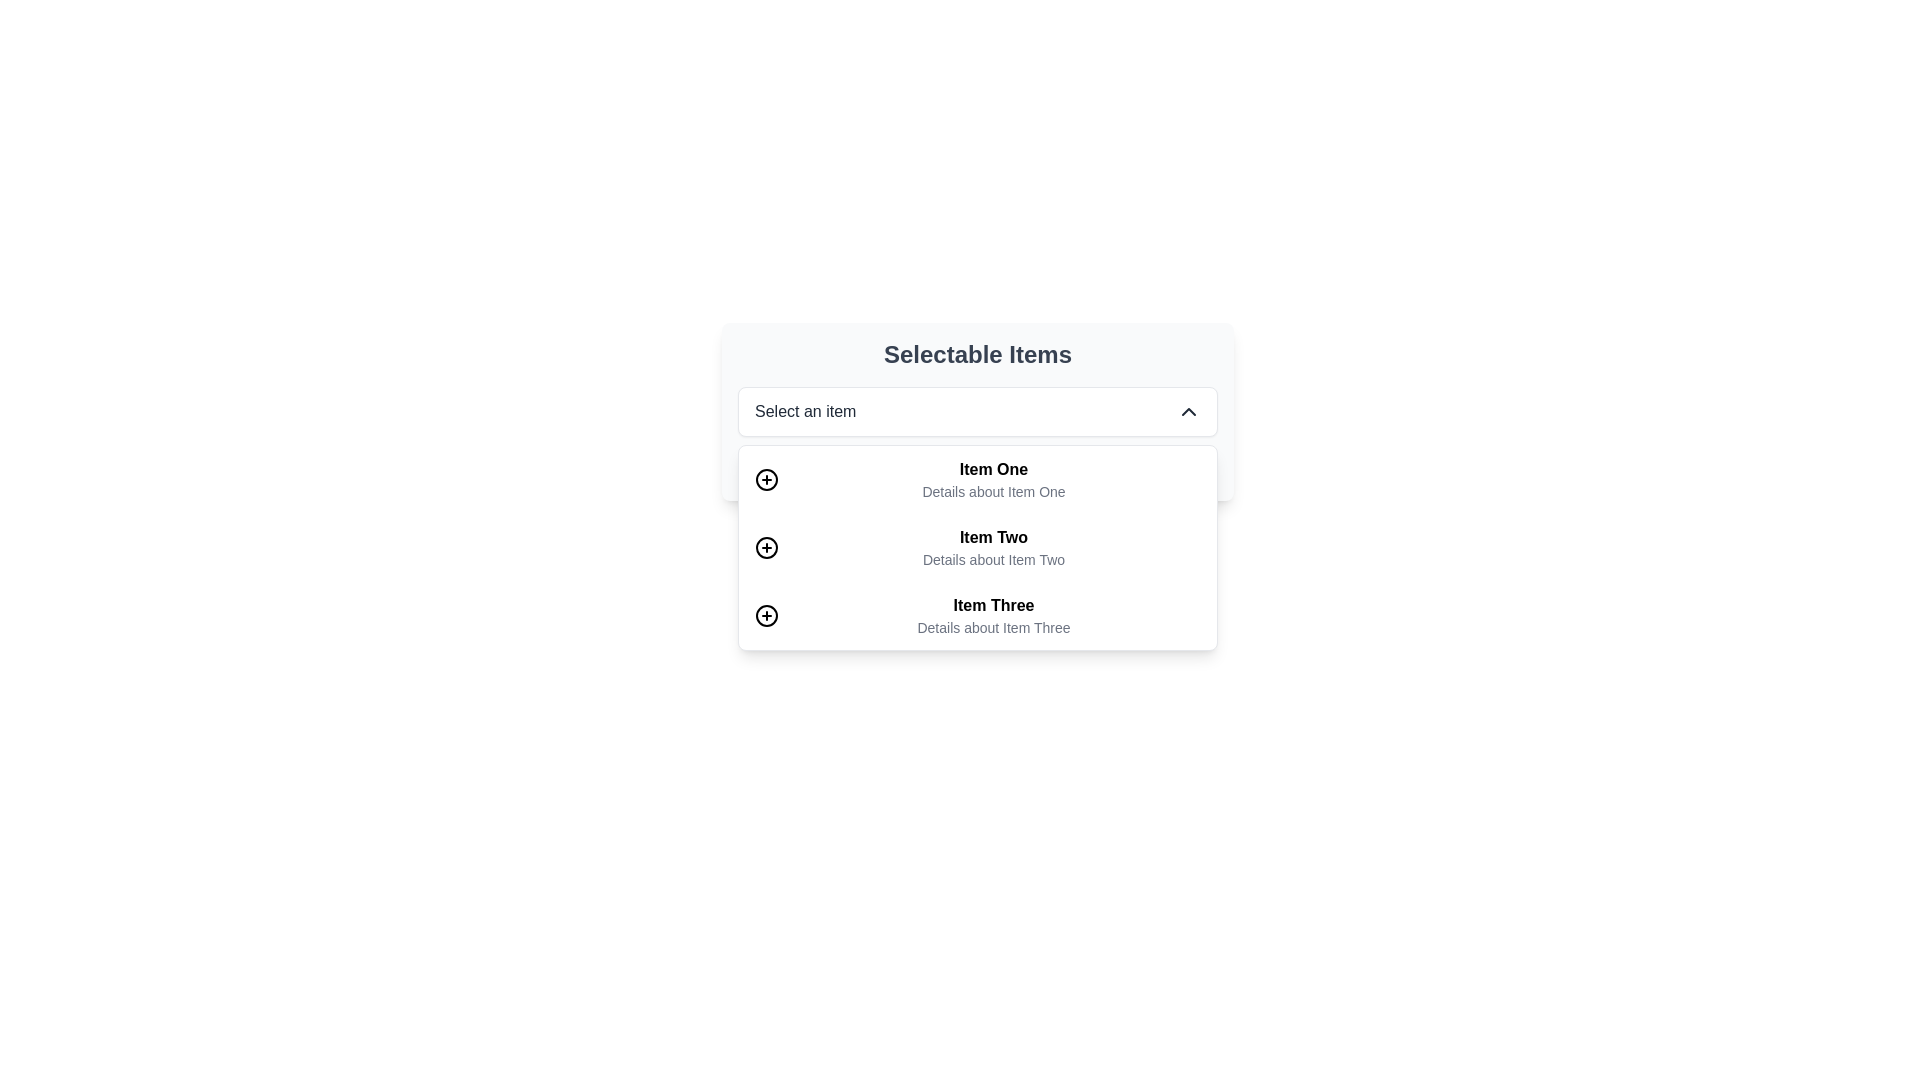  I want to click on the List item containing the bold text 'Item One' and the circular icon with a plus sign, so click(978, 479).